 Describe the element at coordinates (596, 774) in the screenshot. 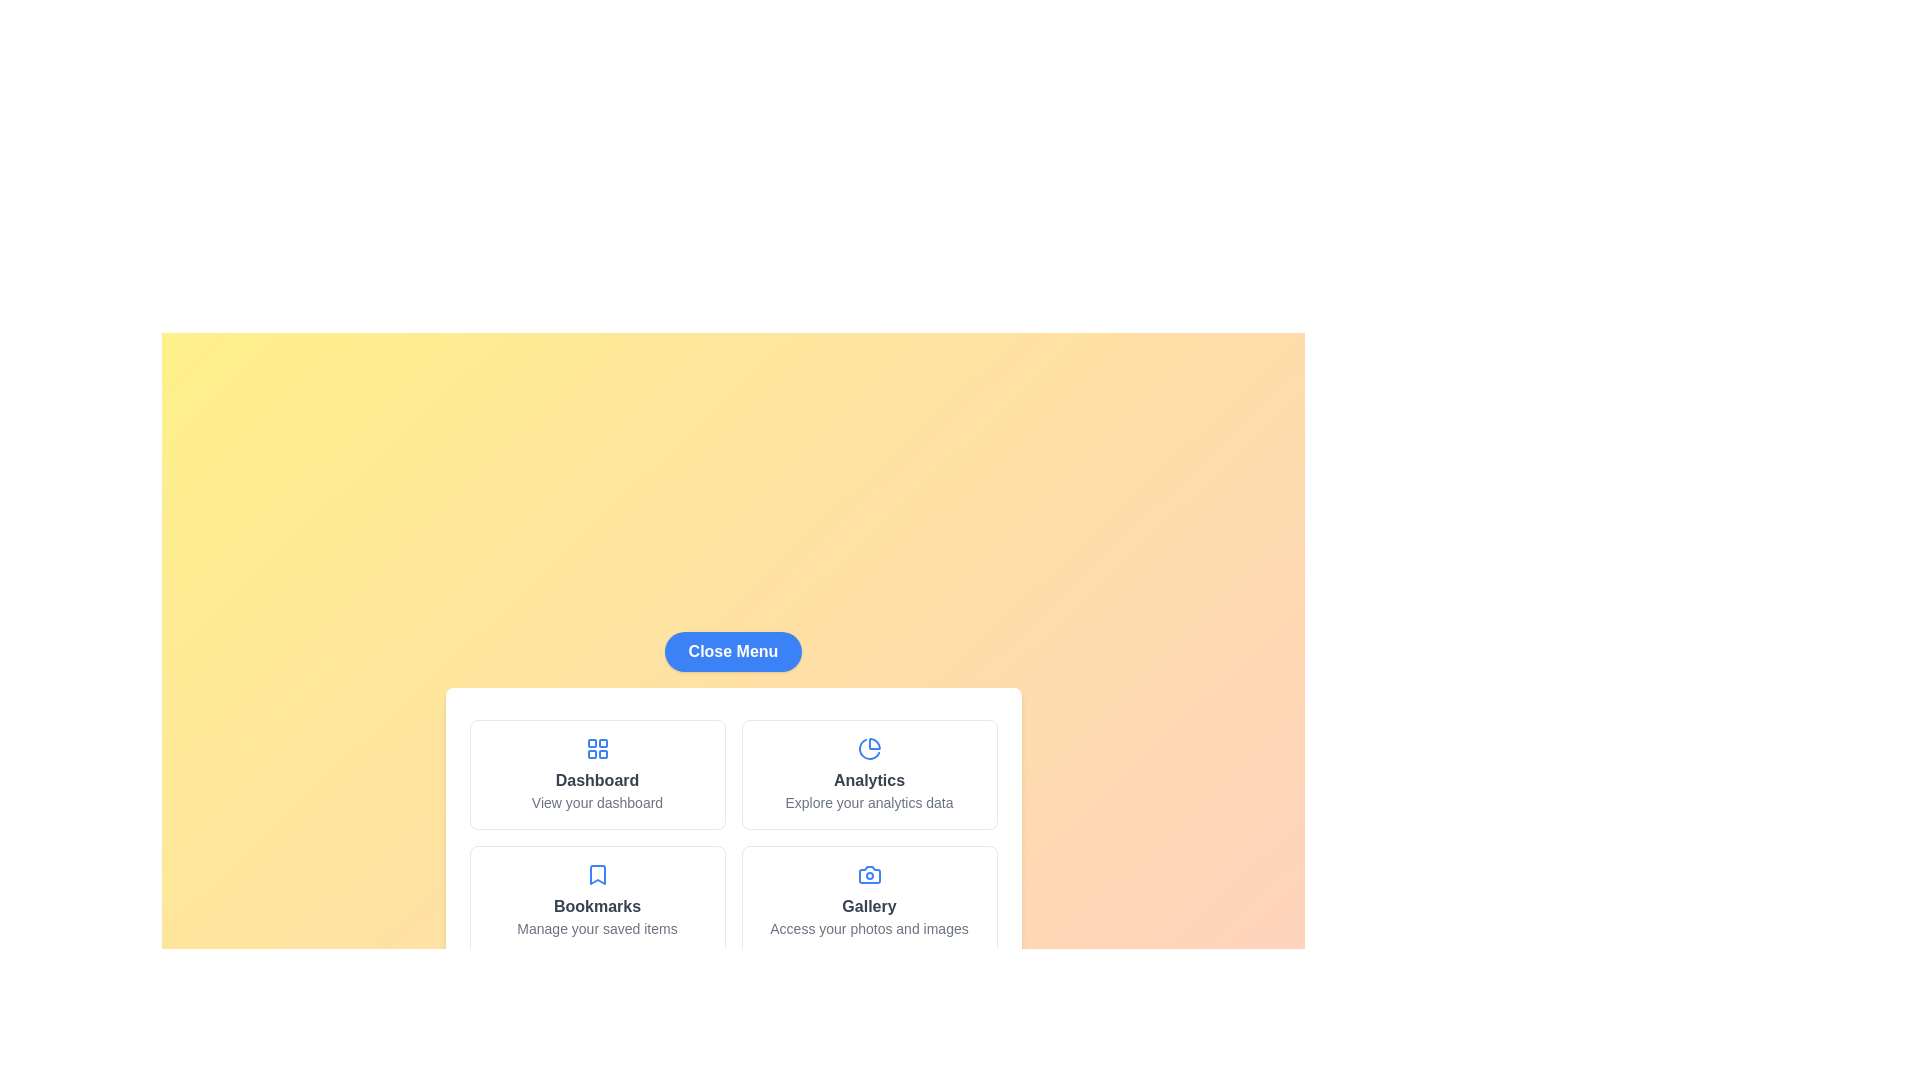

I see `the menu item Dashboard` at that location.